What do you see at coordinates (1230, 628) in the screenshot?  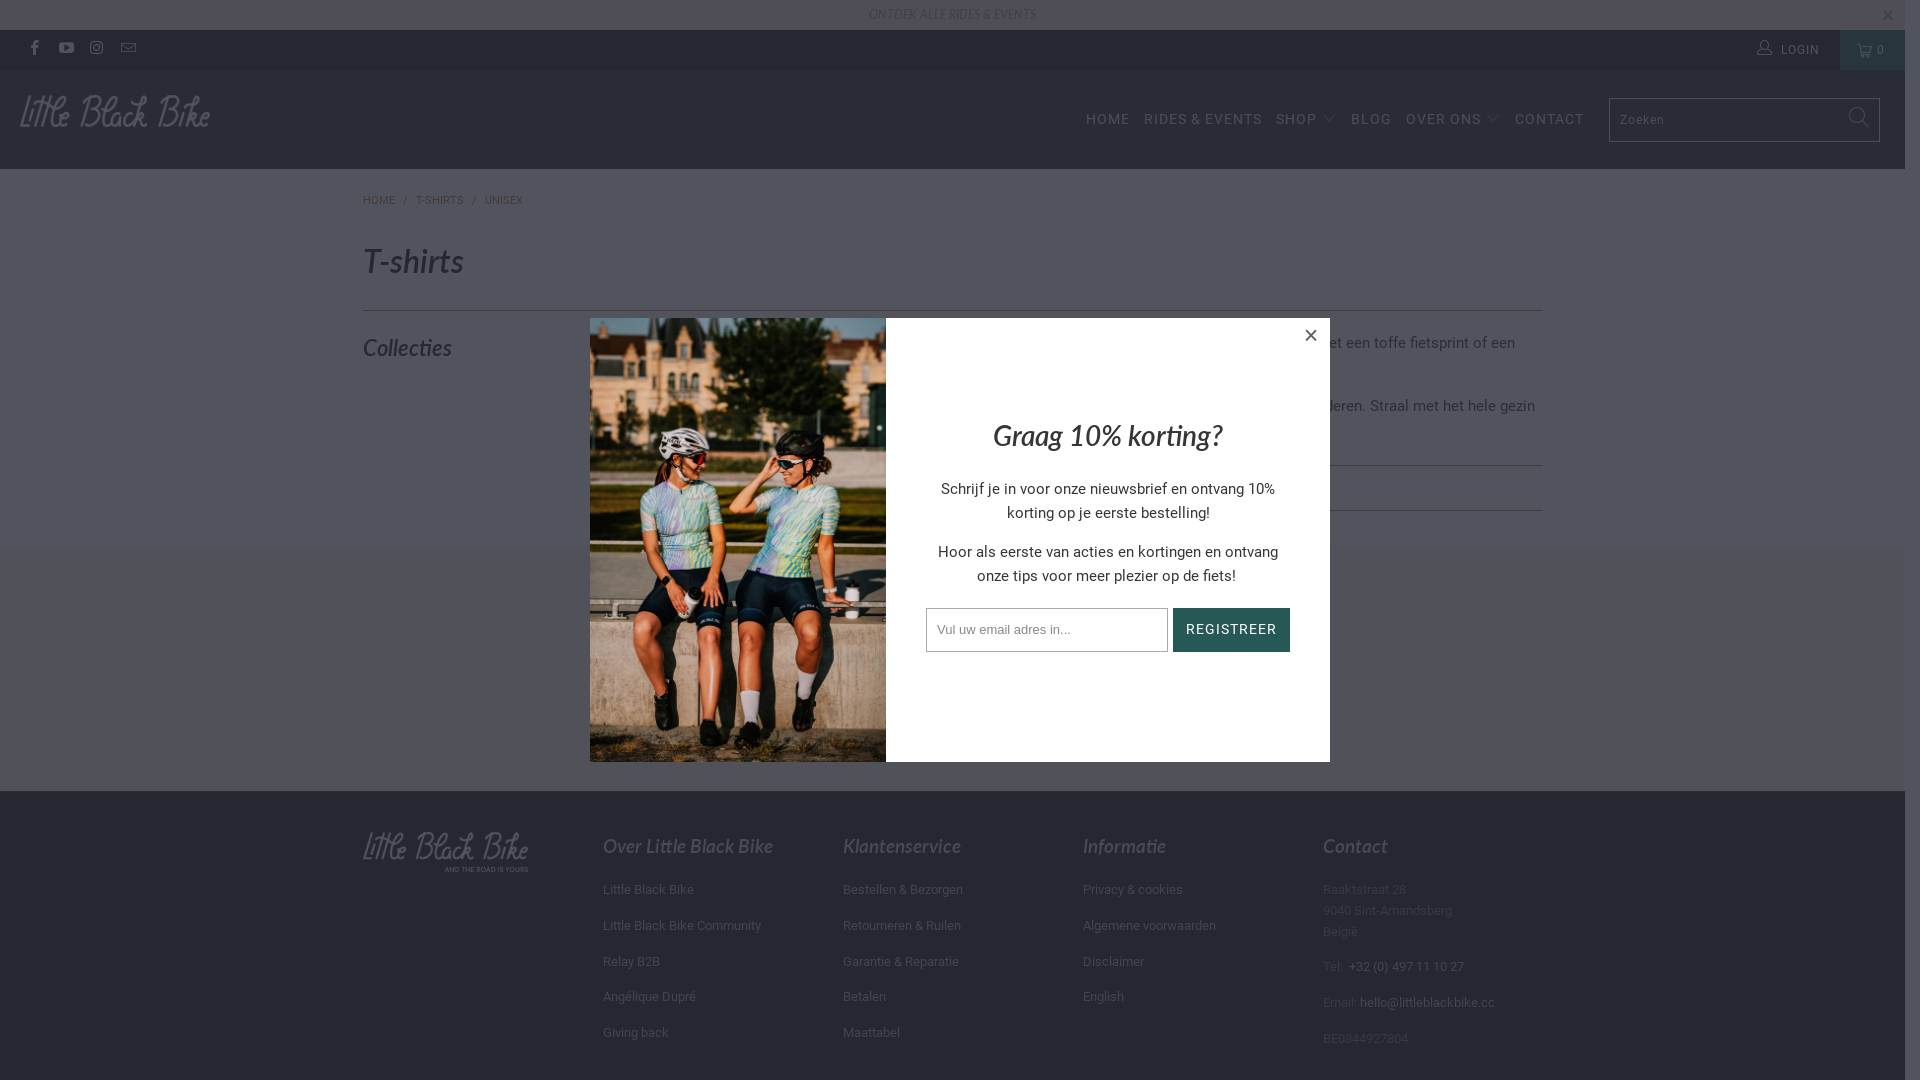 I see `'Registreer'` at bounding box center [1230, 628].